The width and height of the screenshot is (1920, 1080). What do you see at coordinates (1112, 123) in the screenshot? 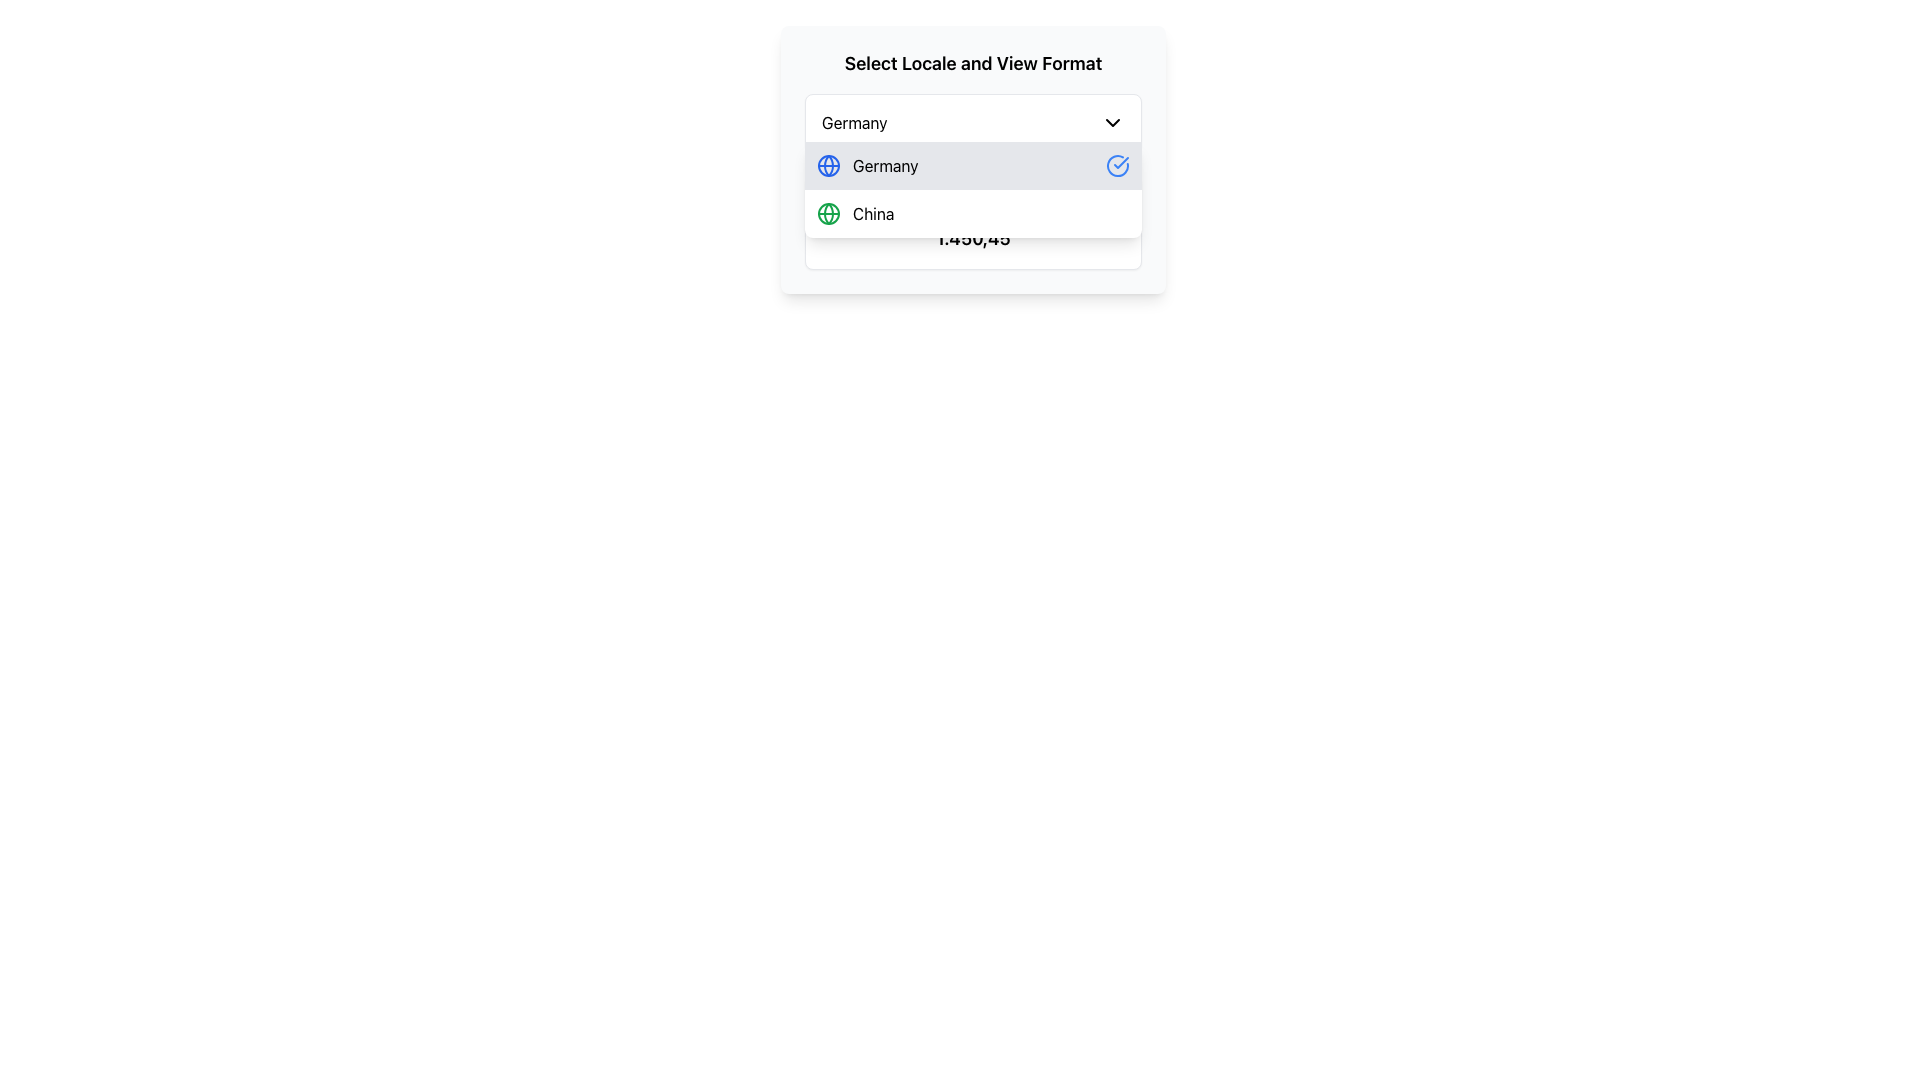
I see `the downward chevron-shaped icon located at the rightmost side of the button labeled 'Germany'` at bounding box center [1112, 123].